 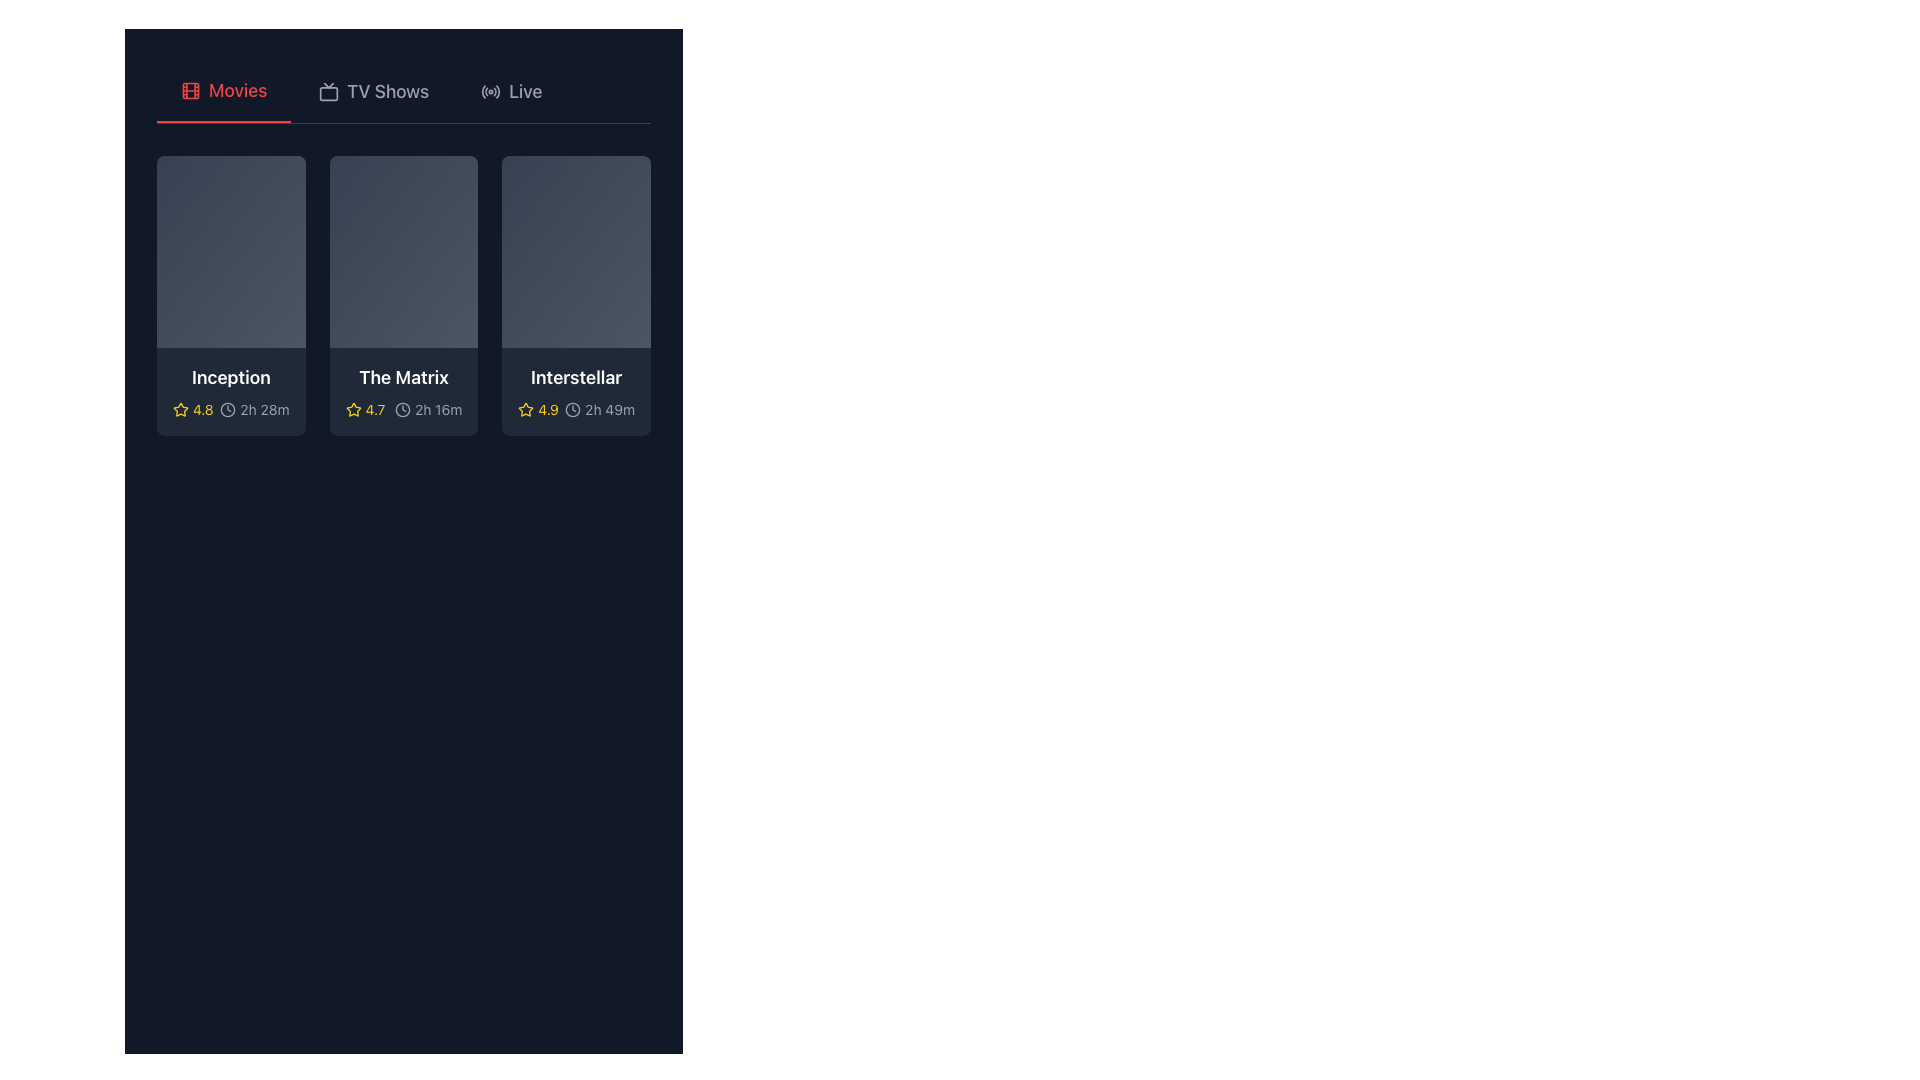 I want to click on time duration label '2h 16m' associated with the clock icon in the second movie card below 'The Matrix', so click(x=427, y=408).